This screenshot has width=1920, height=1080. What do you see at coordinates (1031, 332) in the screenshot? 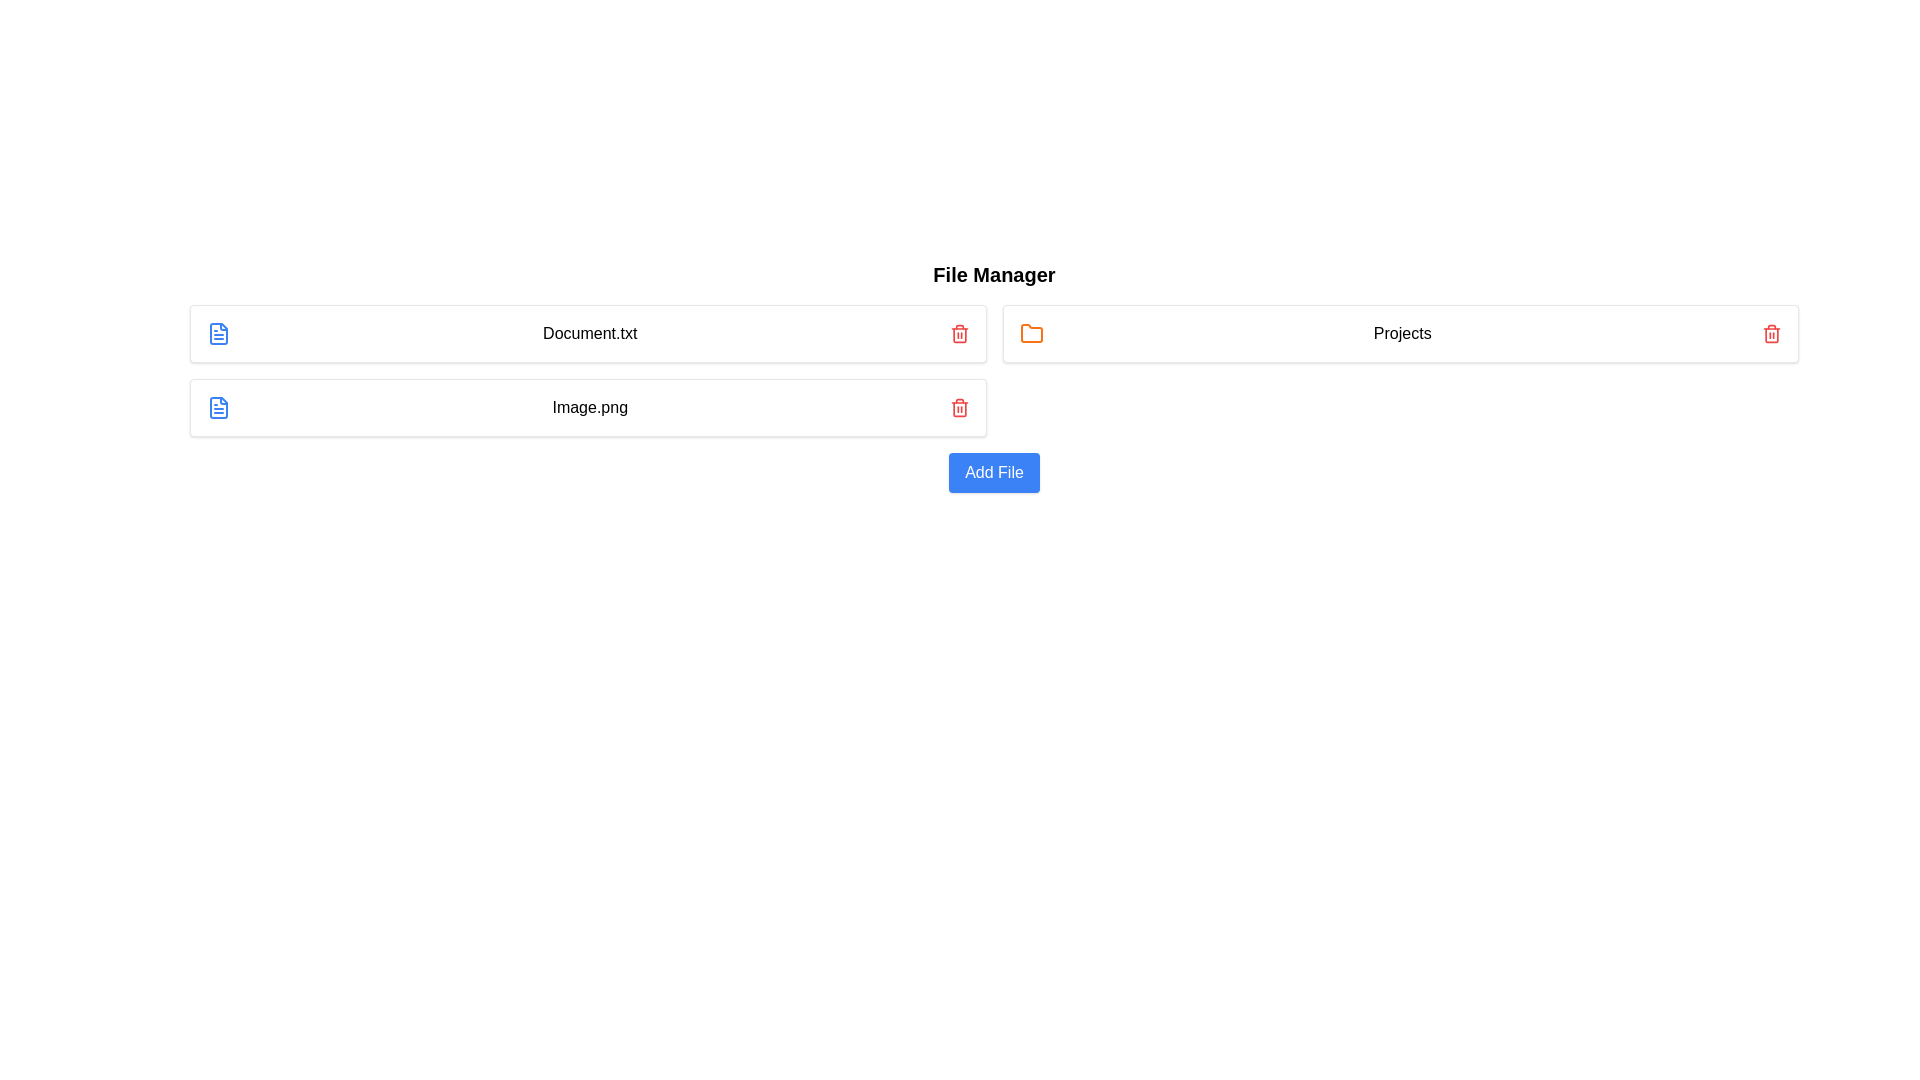
I see `the Folder Icon` at bounding box center [1031, 332].